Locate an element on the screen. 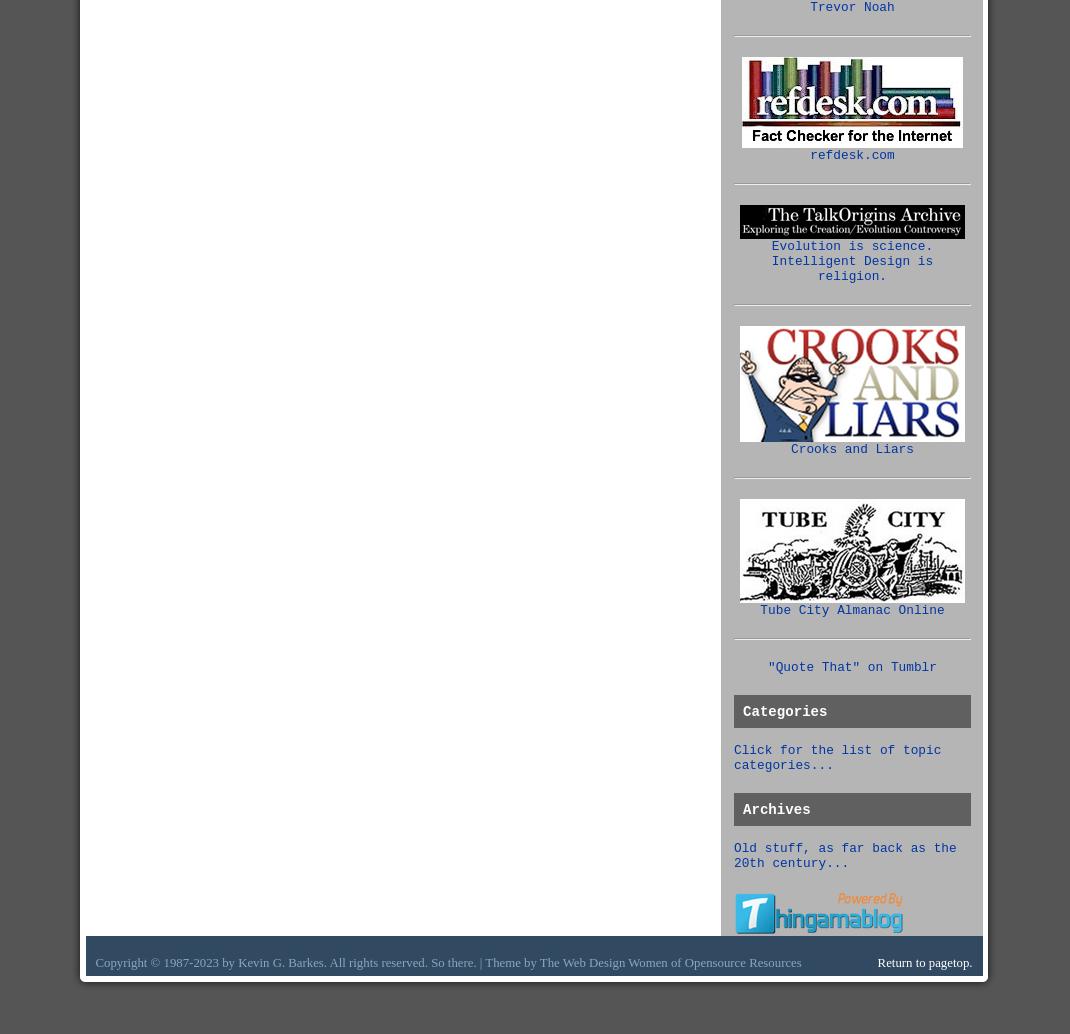 The height and width of the screenshot is (1034, 1070). '"Quote That" on Tumblr' is located at coordinates (852, 667).